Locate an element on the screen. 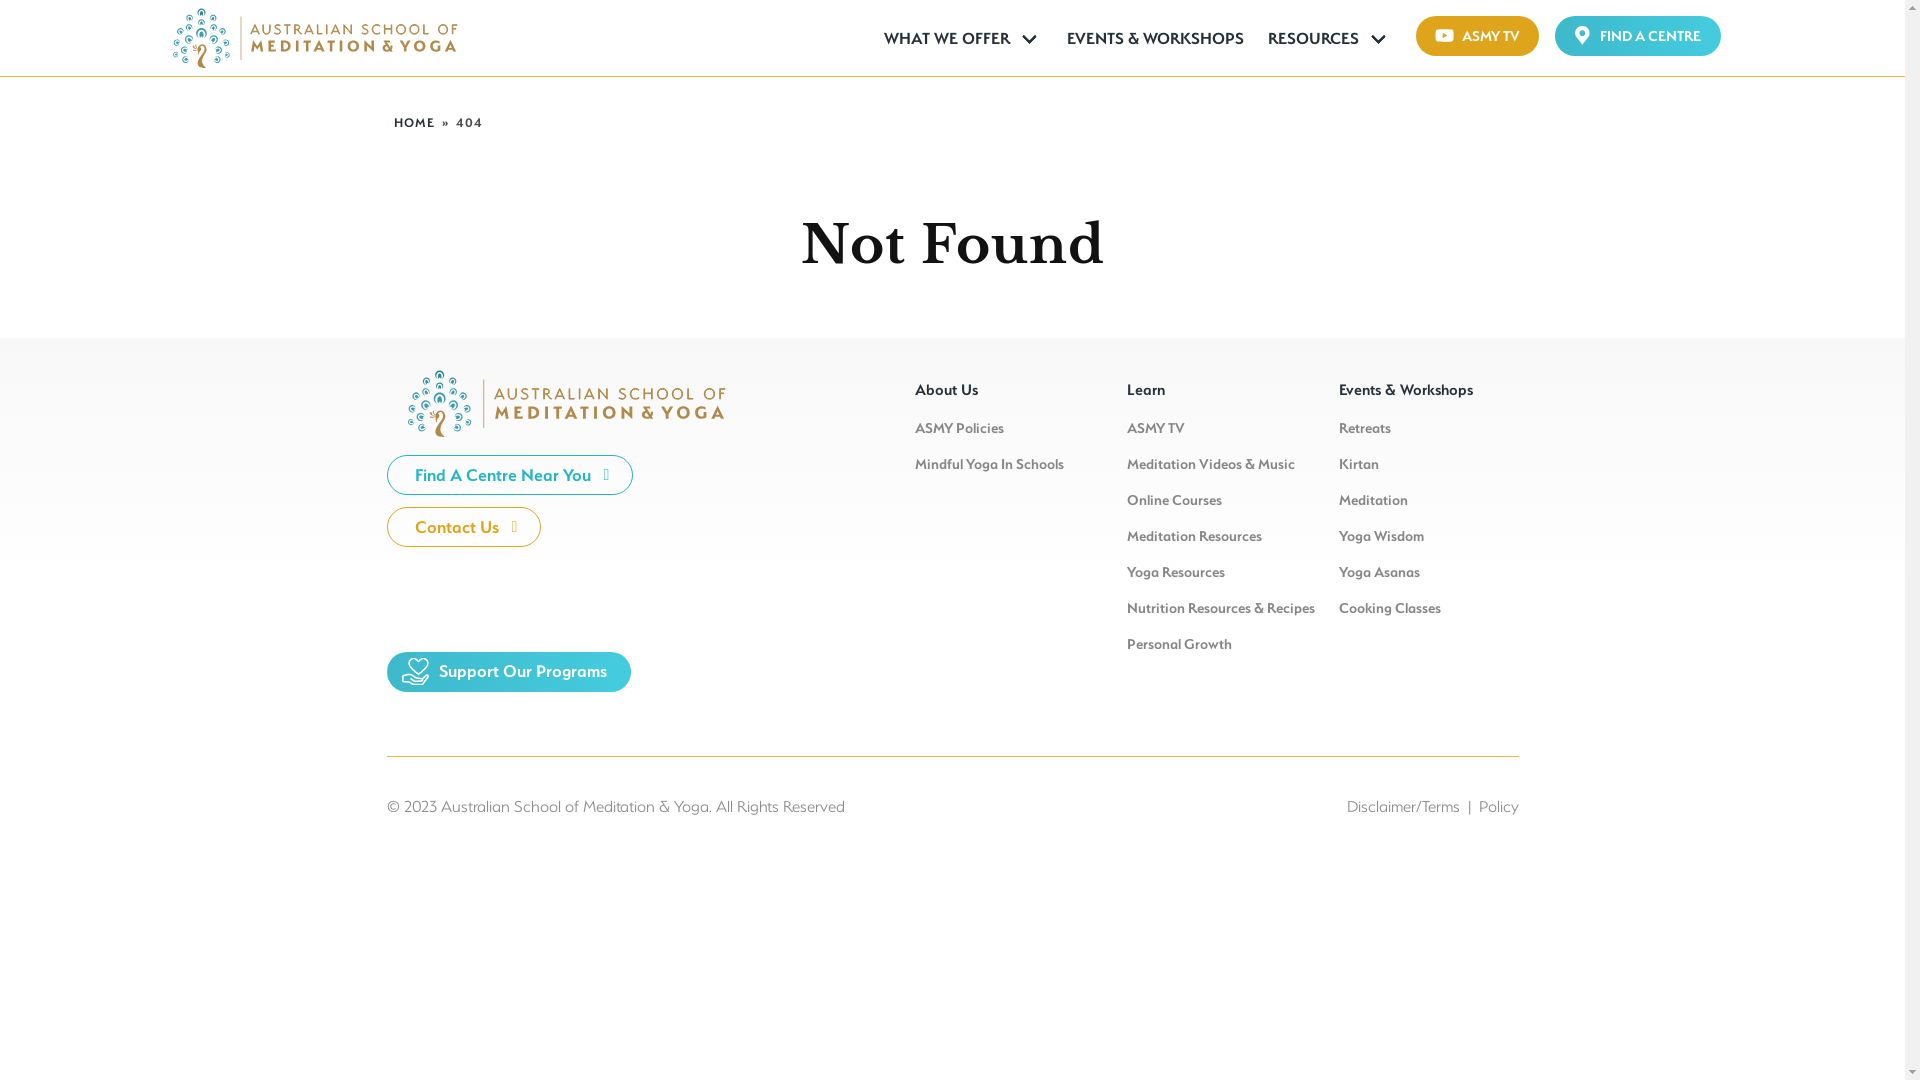  'ASMY TV' is located at coordinates (1126, 427).